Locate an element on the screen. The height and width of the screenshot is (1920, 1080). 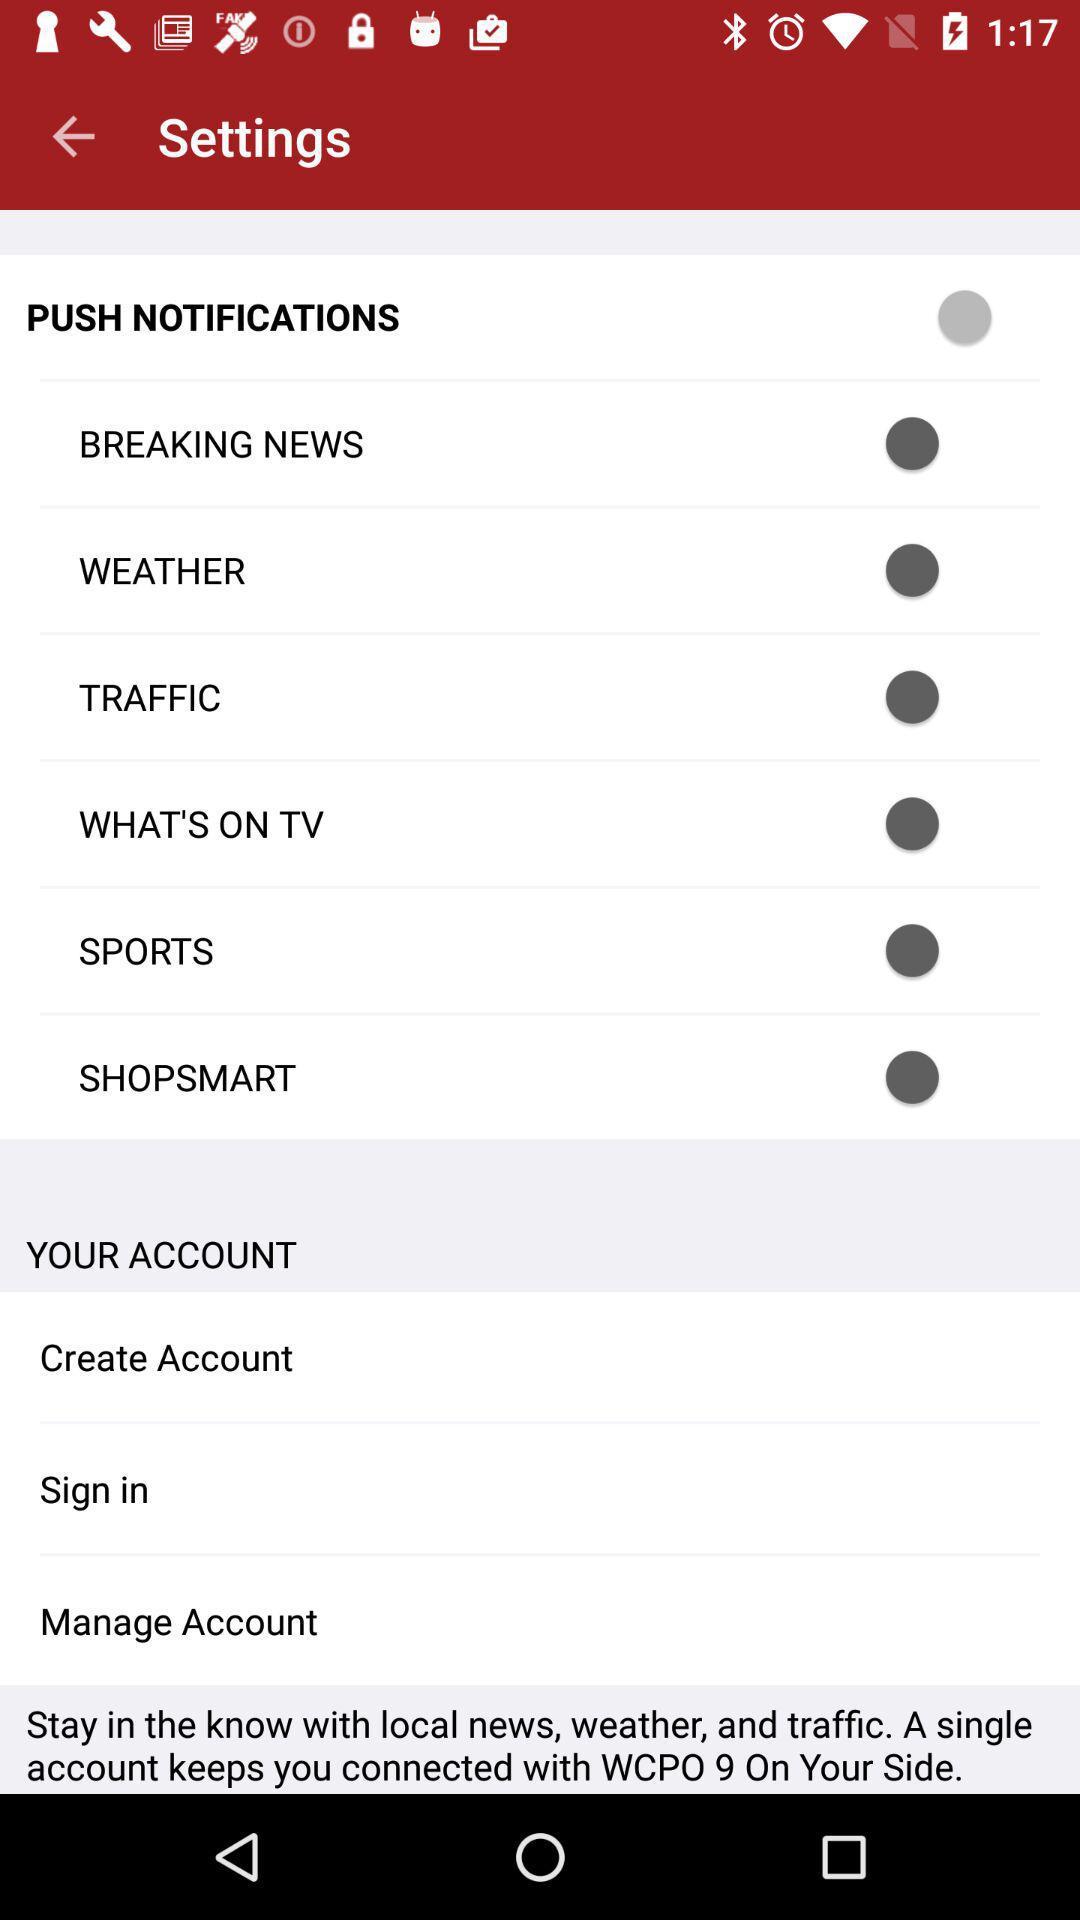
push notification is located at coordinates (991, 315).